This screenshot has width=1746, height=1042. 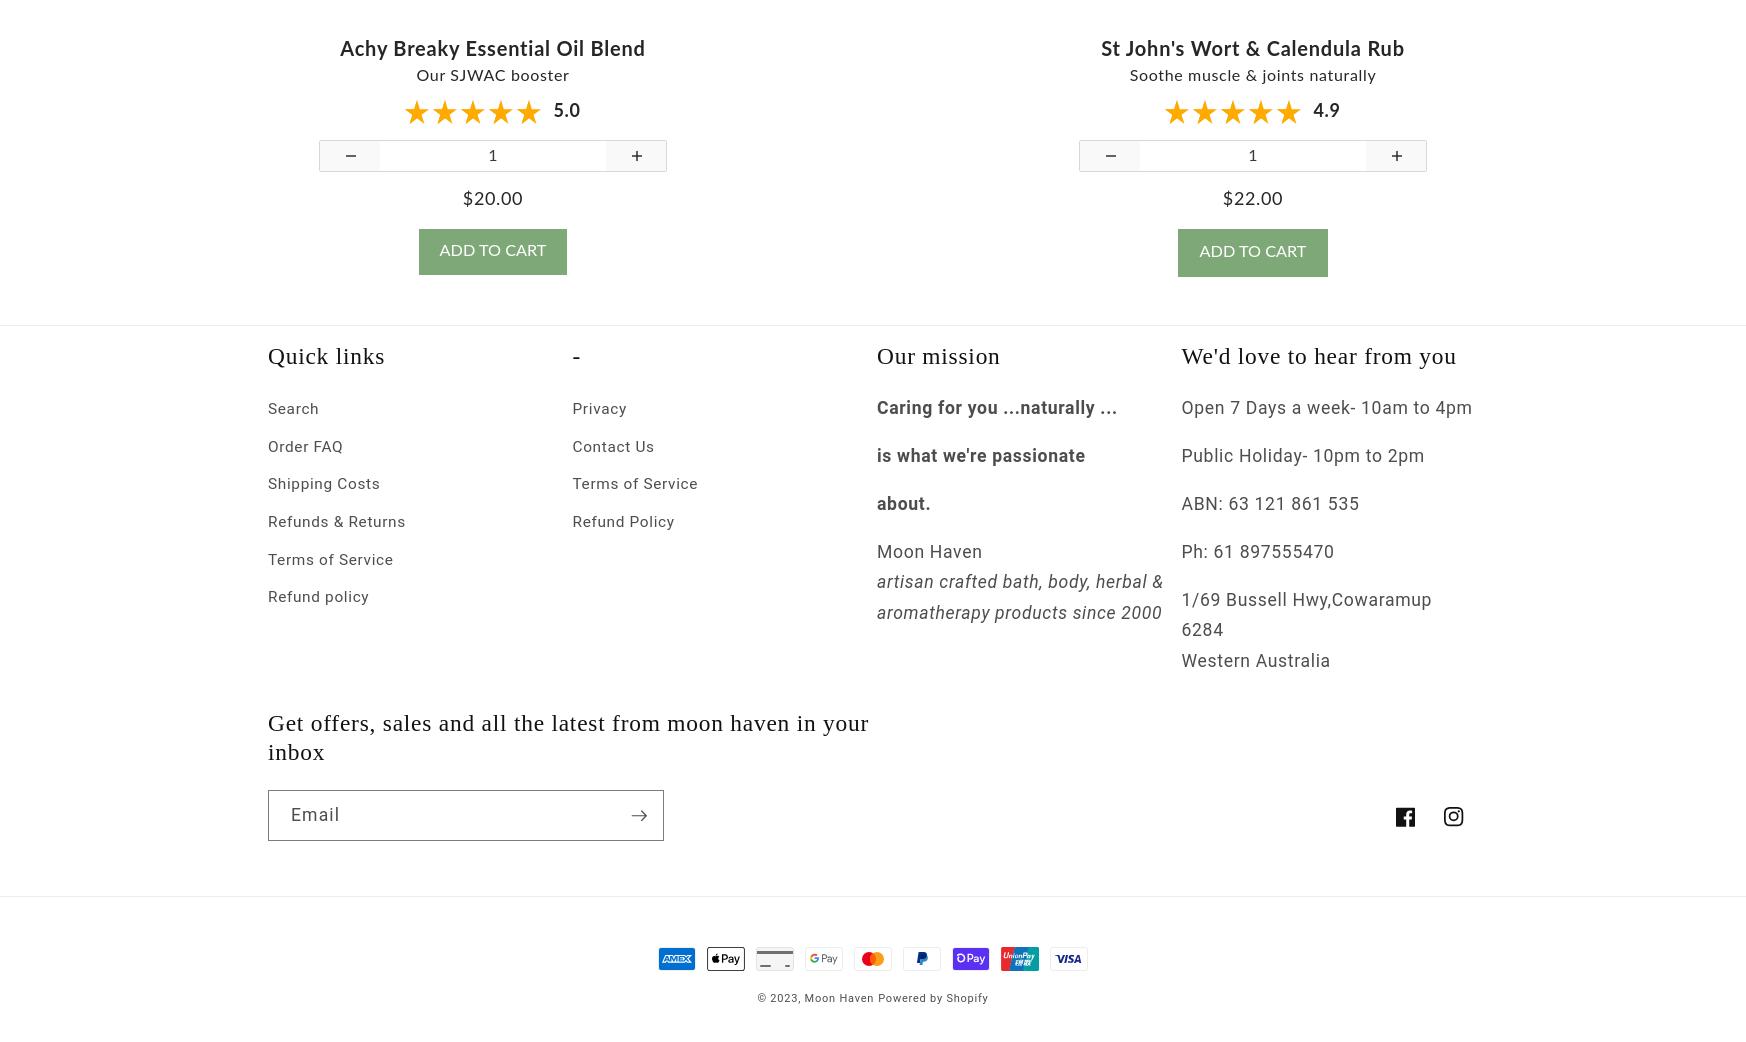 I want to click on 'Public Holiday- 10pm to 2pm', so click(x=1301, y=472).